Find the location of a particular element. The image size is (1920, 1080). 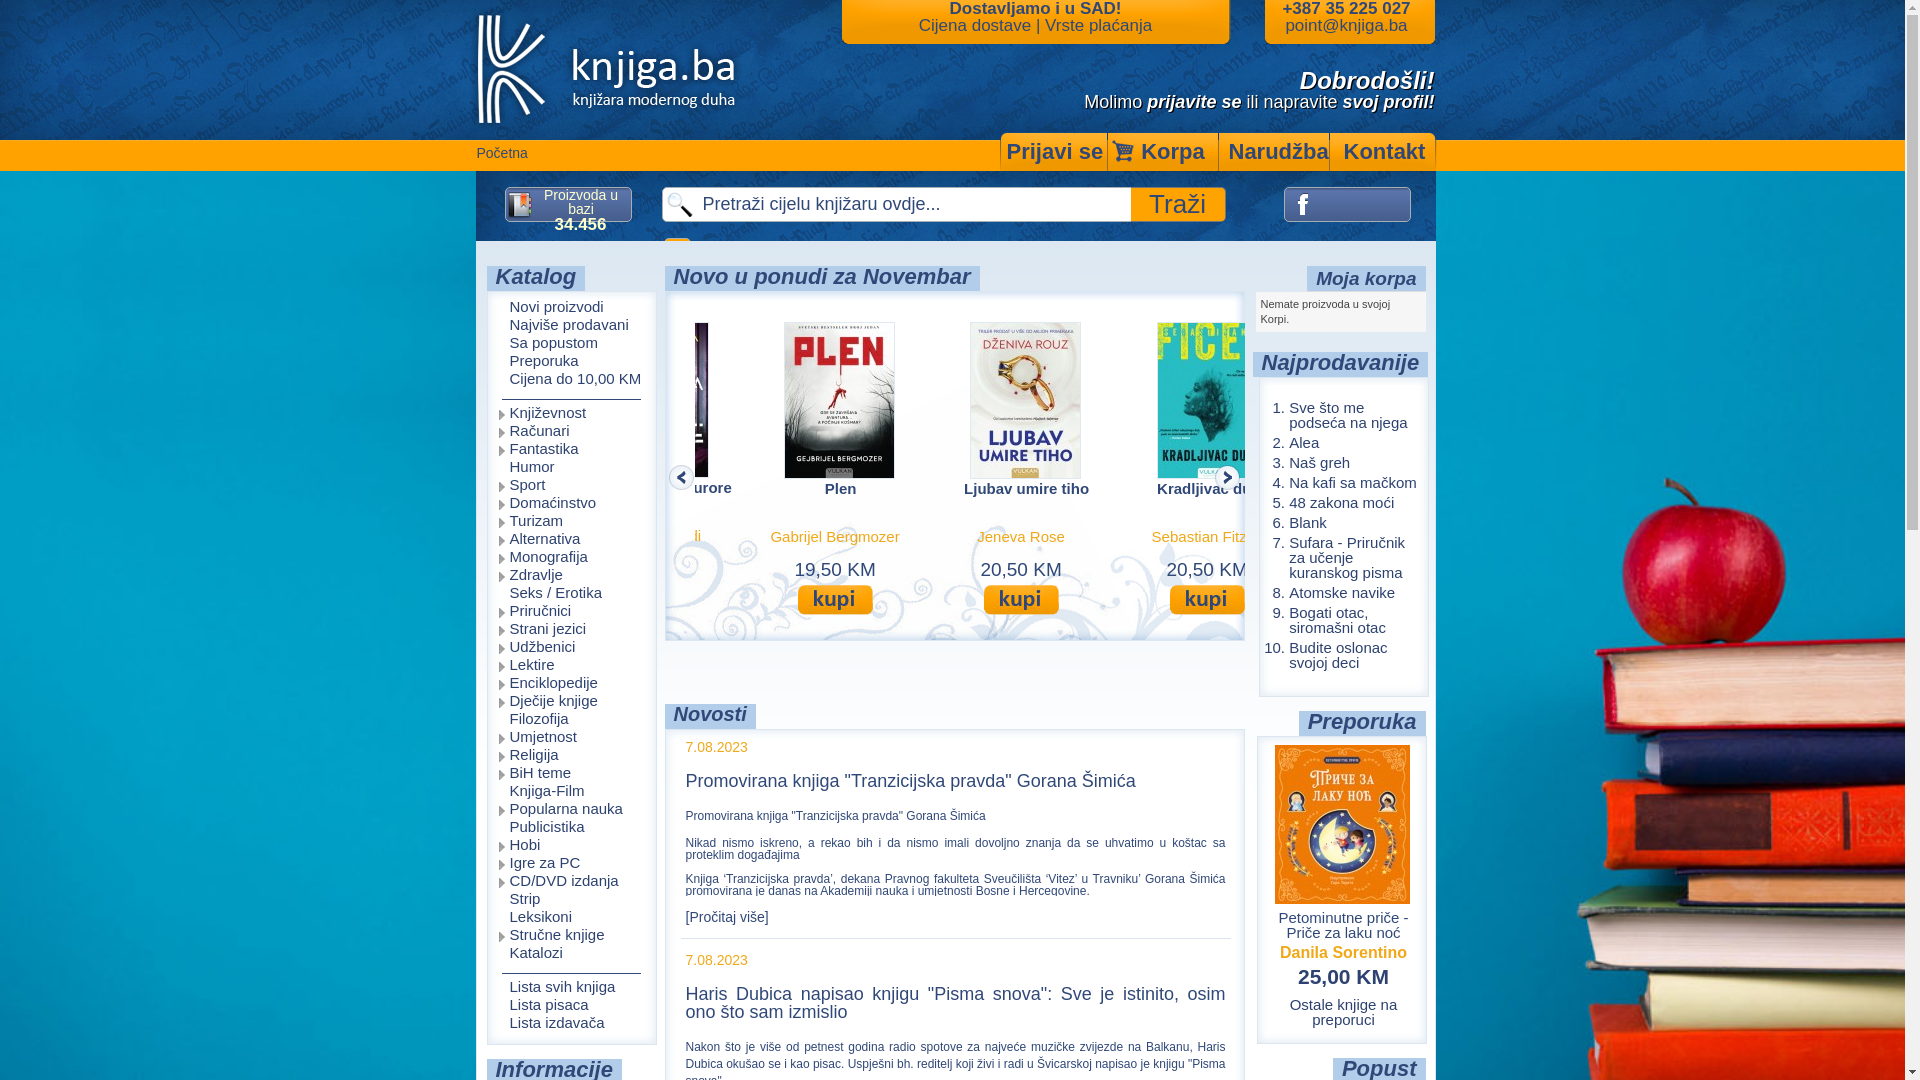

'Lista svih knjiga' is located at coordinates (485, 986).